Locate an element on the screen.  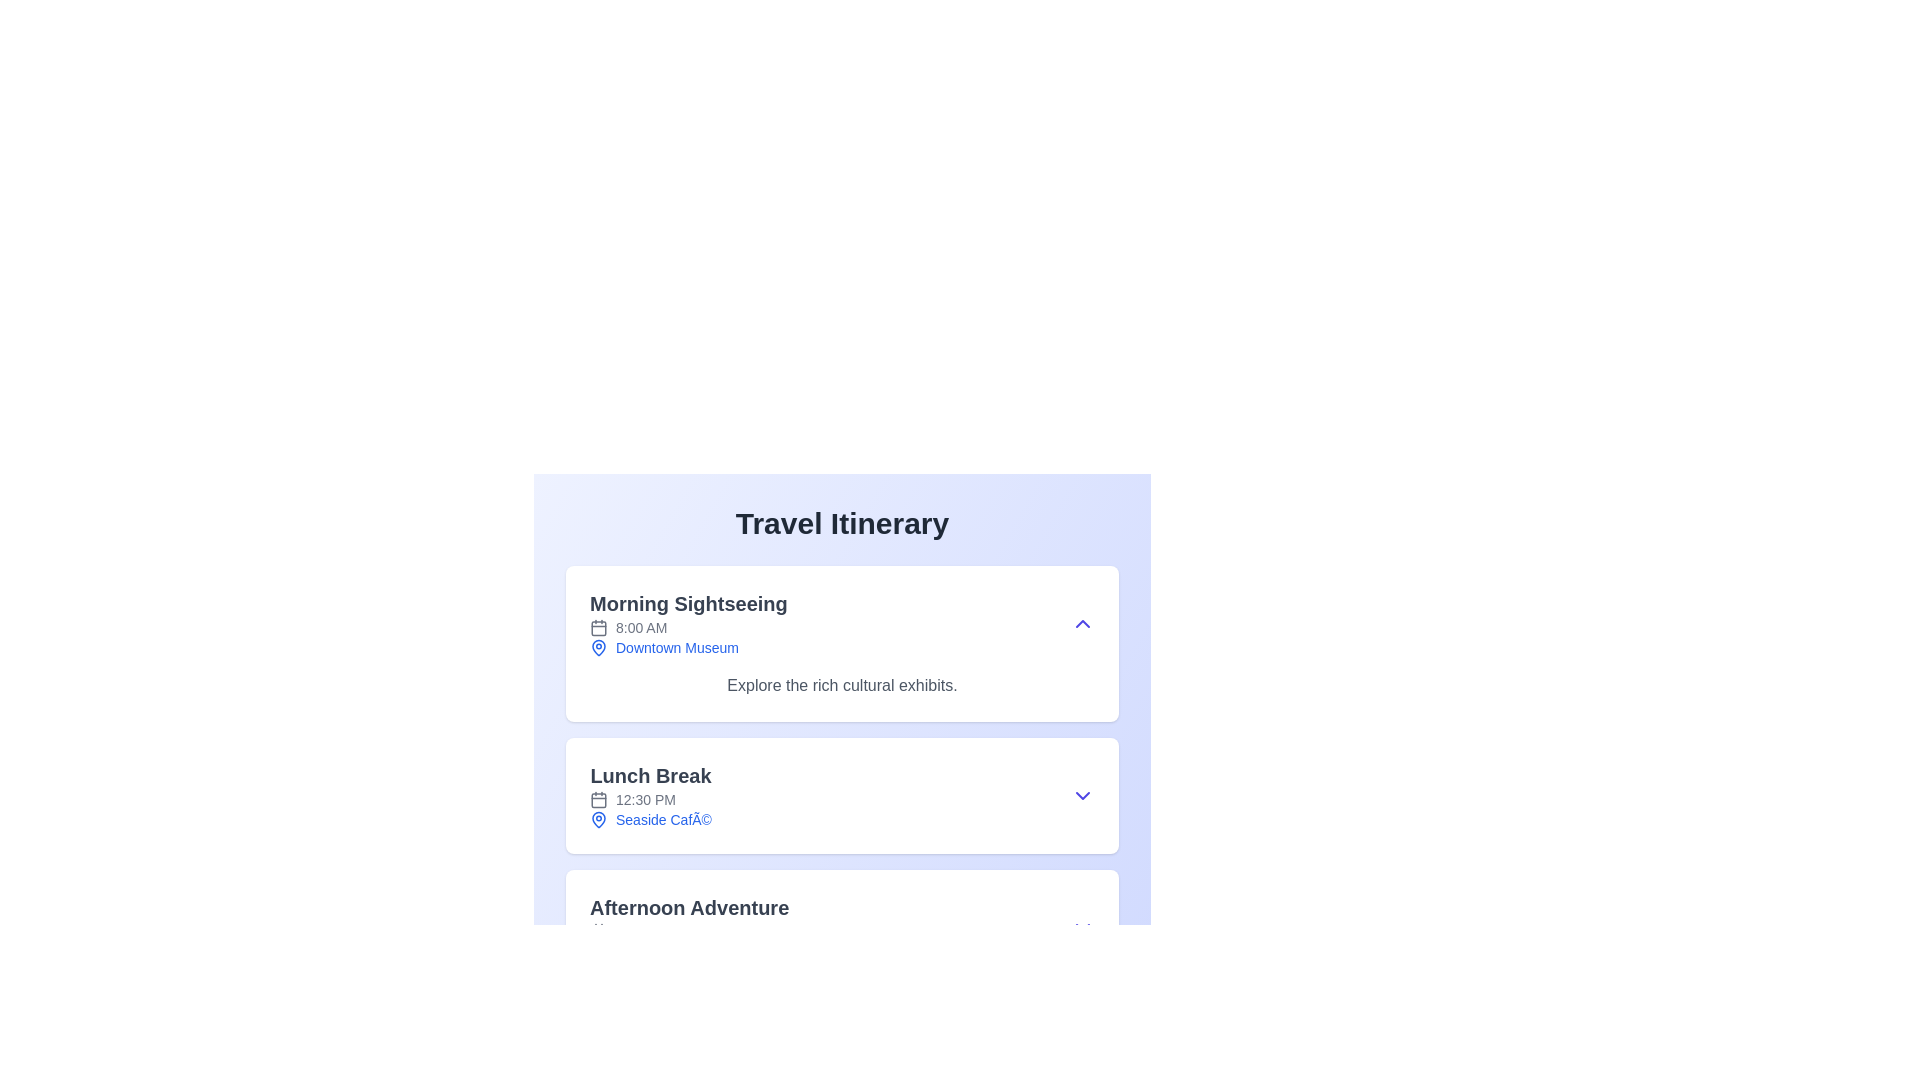
the 'Afternoon Adventure' card component, which is the third card in the vertical list of travel itinerary items is located at coordinates (842, 928).